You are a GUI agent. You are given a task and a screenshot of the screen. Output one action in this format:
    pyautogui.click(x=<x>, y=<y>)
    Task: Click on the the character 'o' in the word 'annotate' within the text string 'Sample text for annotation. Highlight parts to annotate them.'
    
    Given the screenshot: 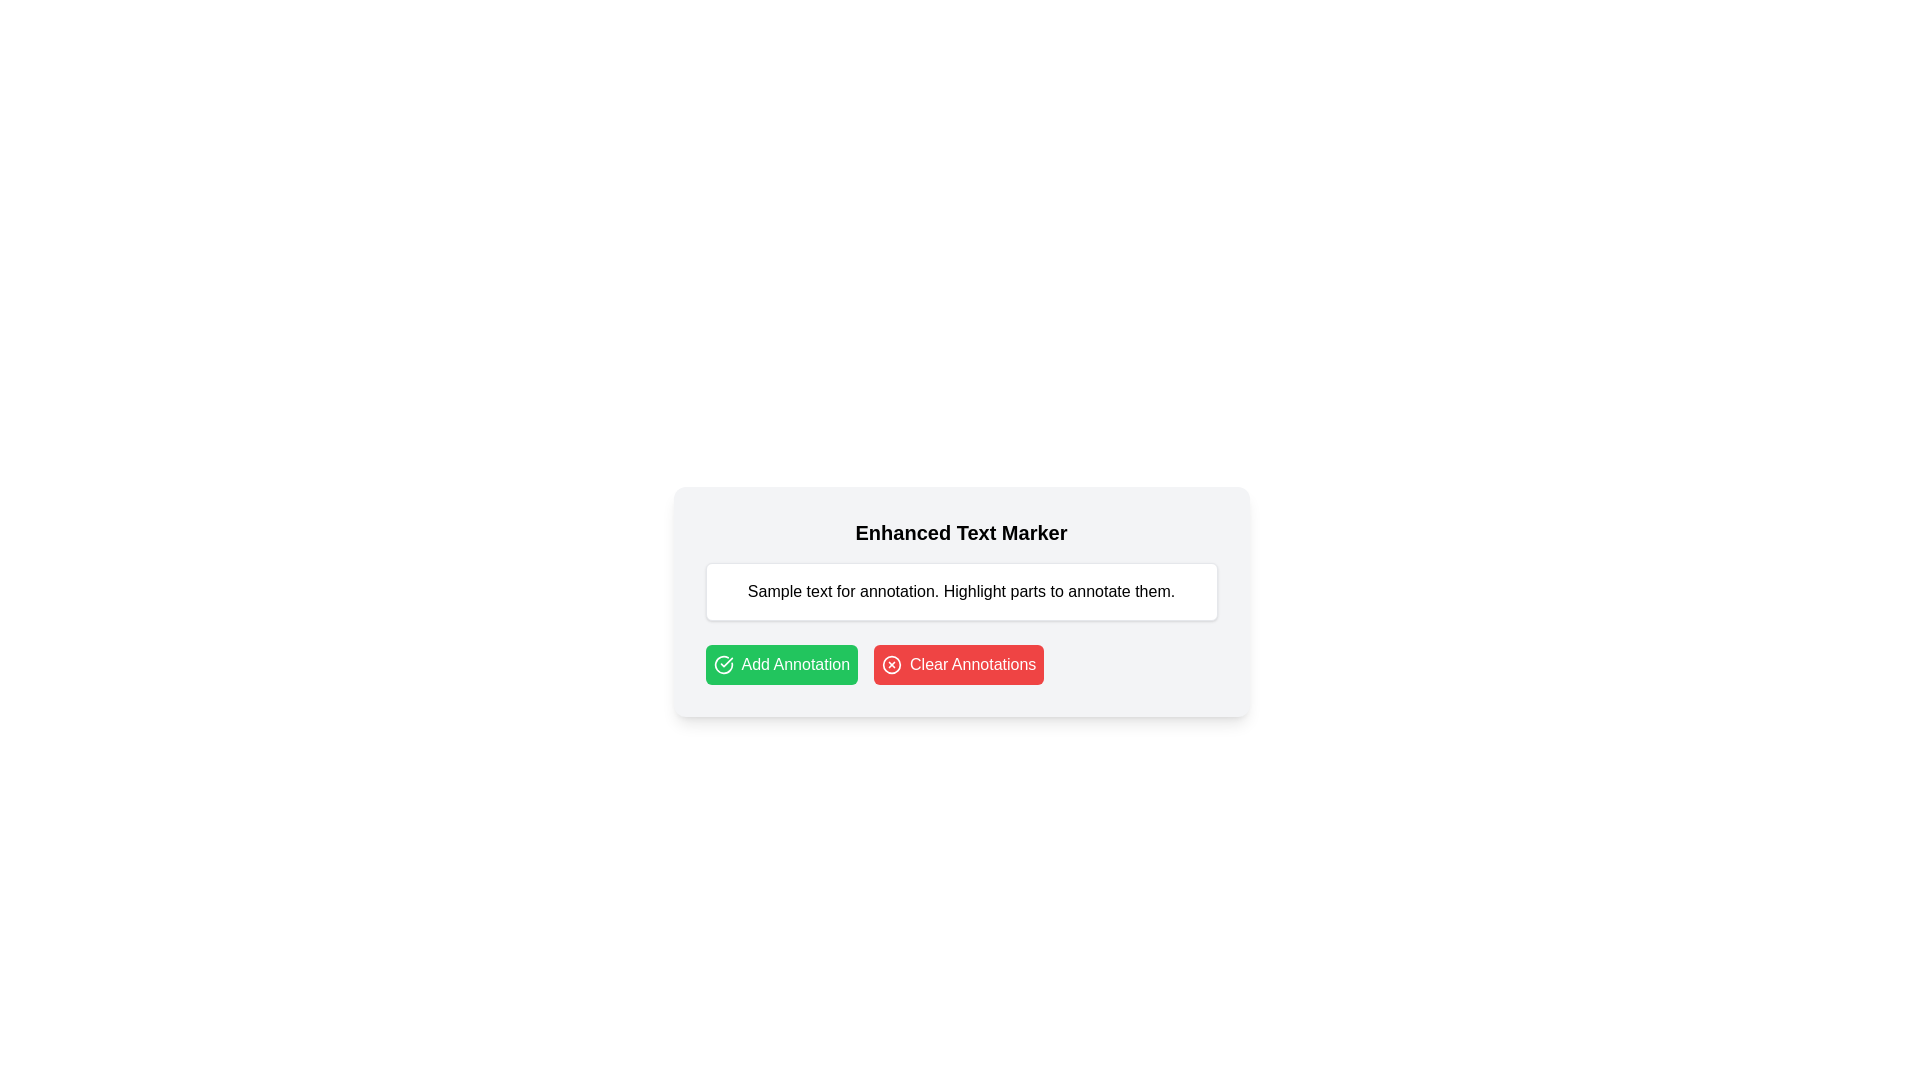 What is the action you would take?
    pyautogui.click(x=1098, y=590)
    